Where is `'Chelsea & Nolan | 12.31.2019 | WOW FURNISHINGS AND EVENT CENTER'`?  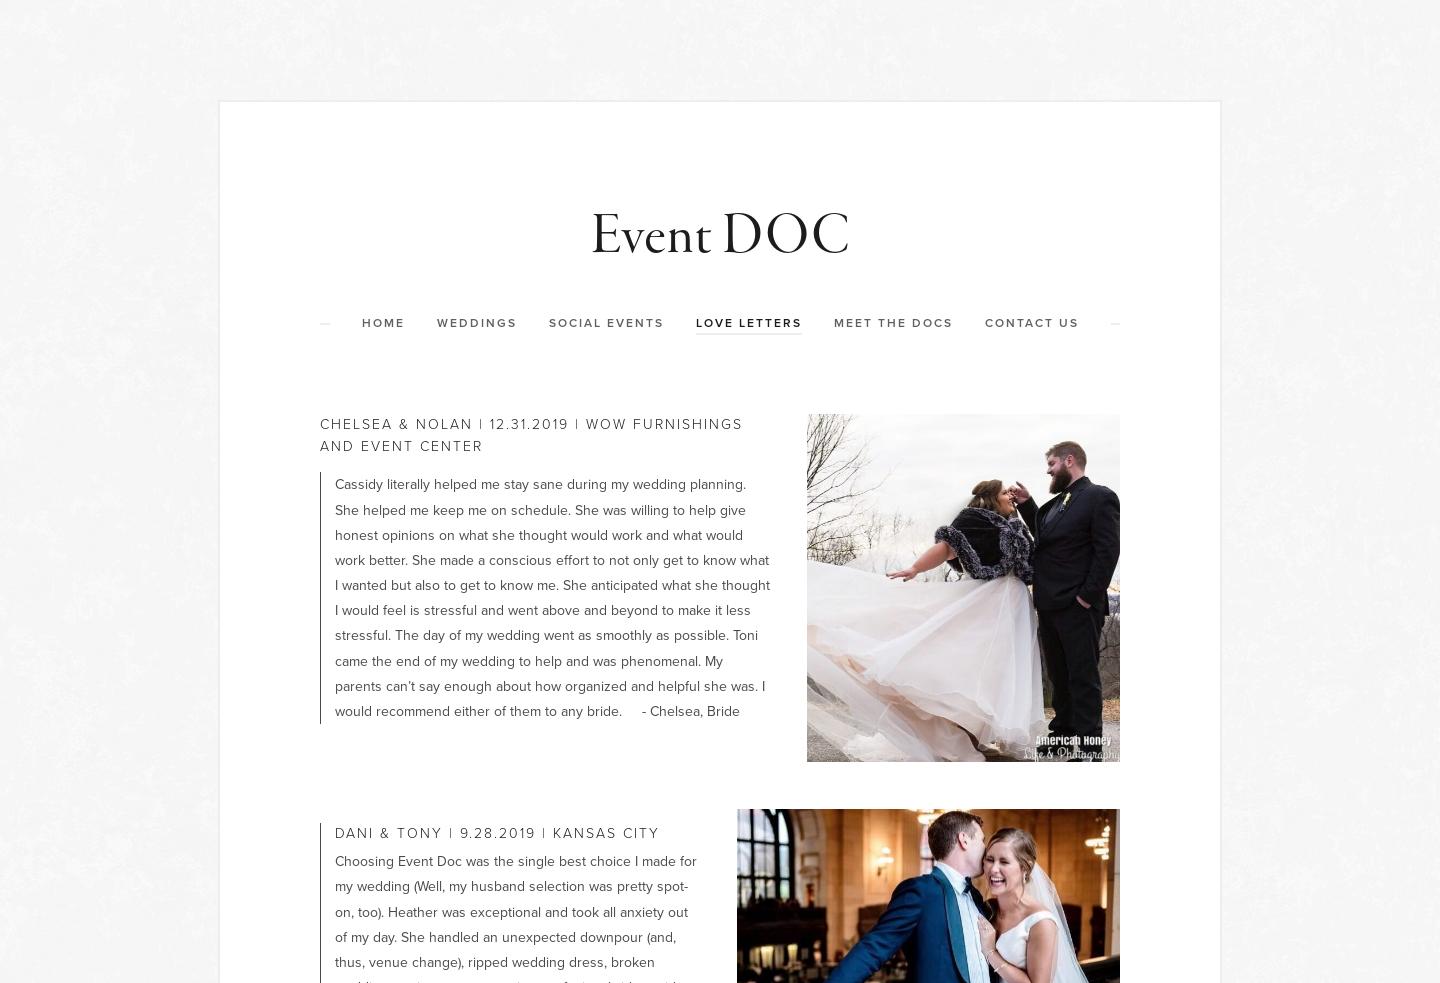
'Chelsea & Nolan | 12.31.2019 | WOW FURNISHINGS AND EVENT CENTER' is located at coordinates (533, 433).